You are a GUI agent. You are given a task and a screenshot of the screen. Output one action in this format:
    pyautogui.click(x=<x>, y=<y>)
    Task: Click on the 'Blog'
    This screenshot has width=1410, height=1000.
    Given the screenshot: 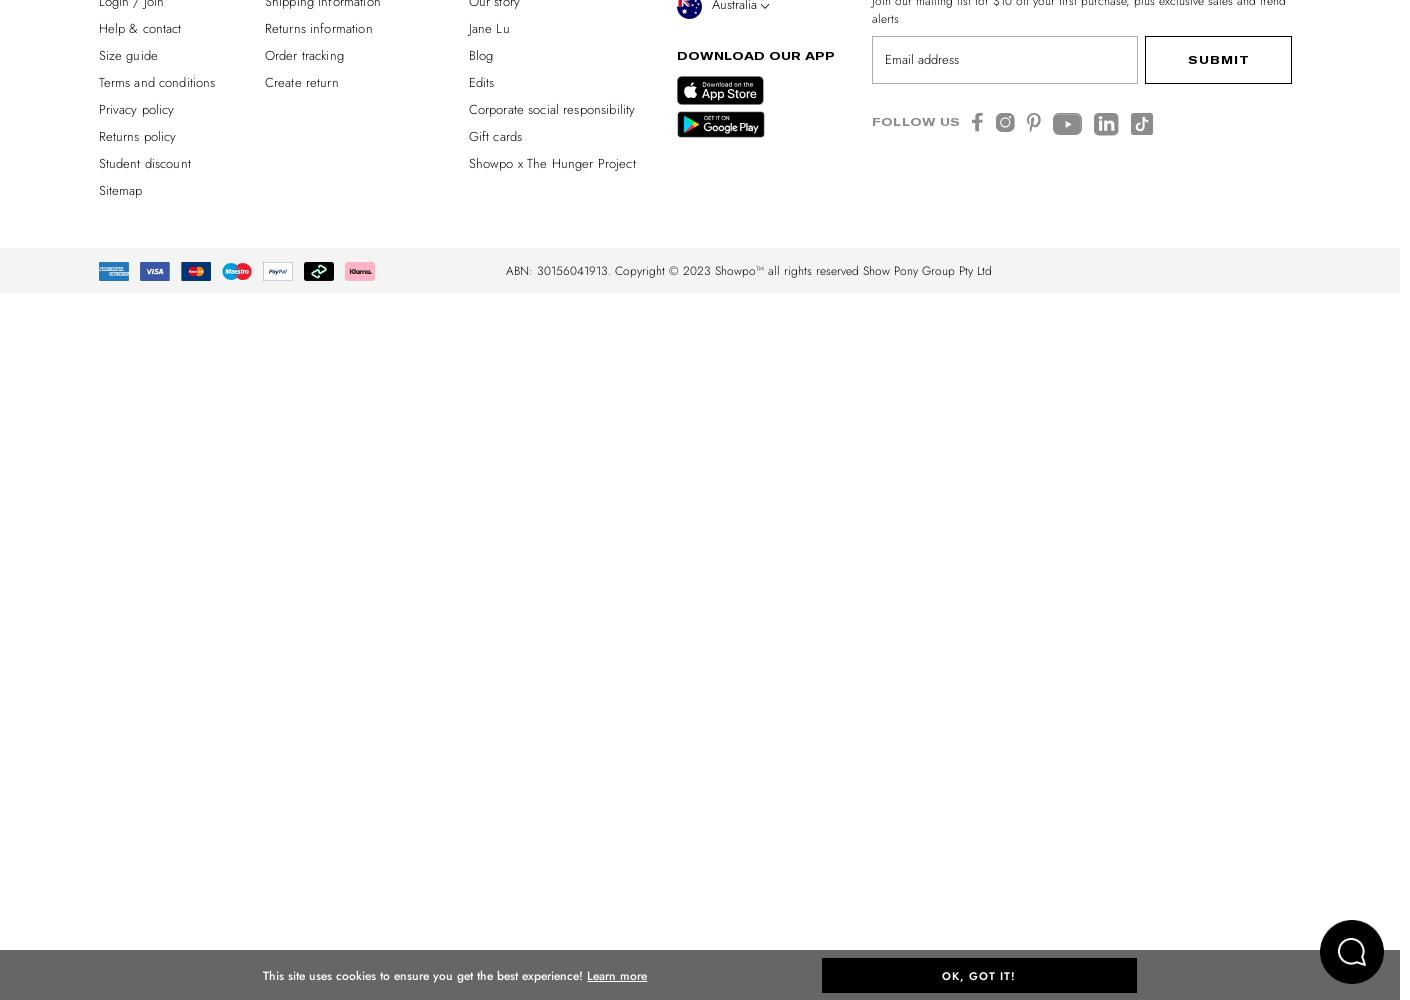 What is the action you would take?
    pyautogui.click(x=479, y=54)
    